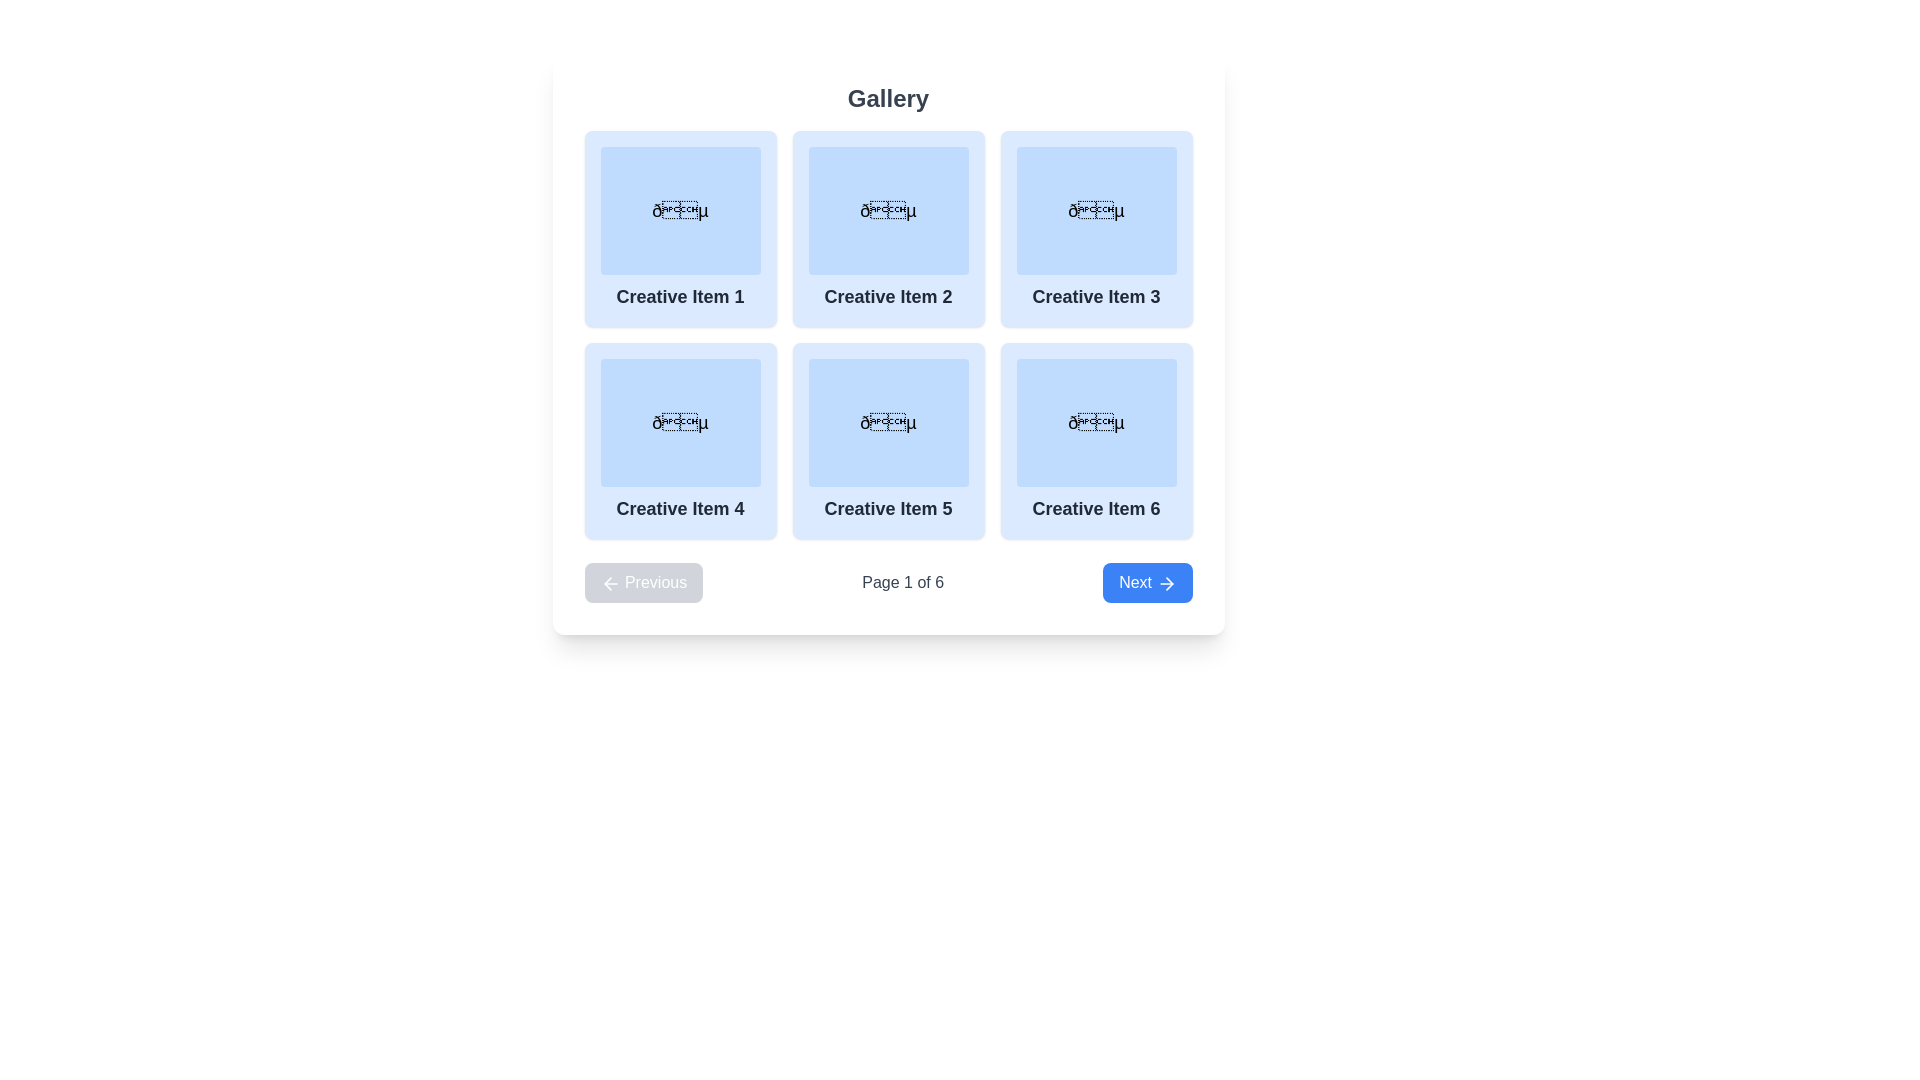 This screenshot has width=1920, height=1080. What do you see at coordinates (680, 439) in the screenshot?
I see `the Card component located in the second row and first column of the gallery grid` at bounding box center [680, 439].